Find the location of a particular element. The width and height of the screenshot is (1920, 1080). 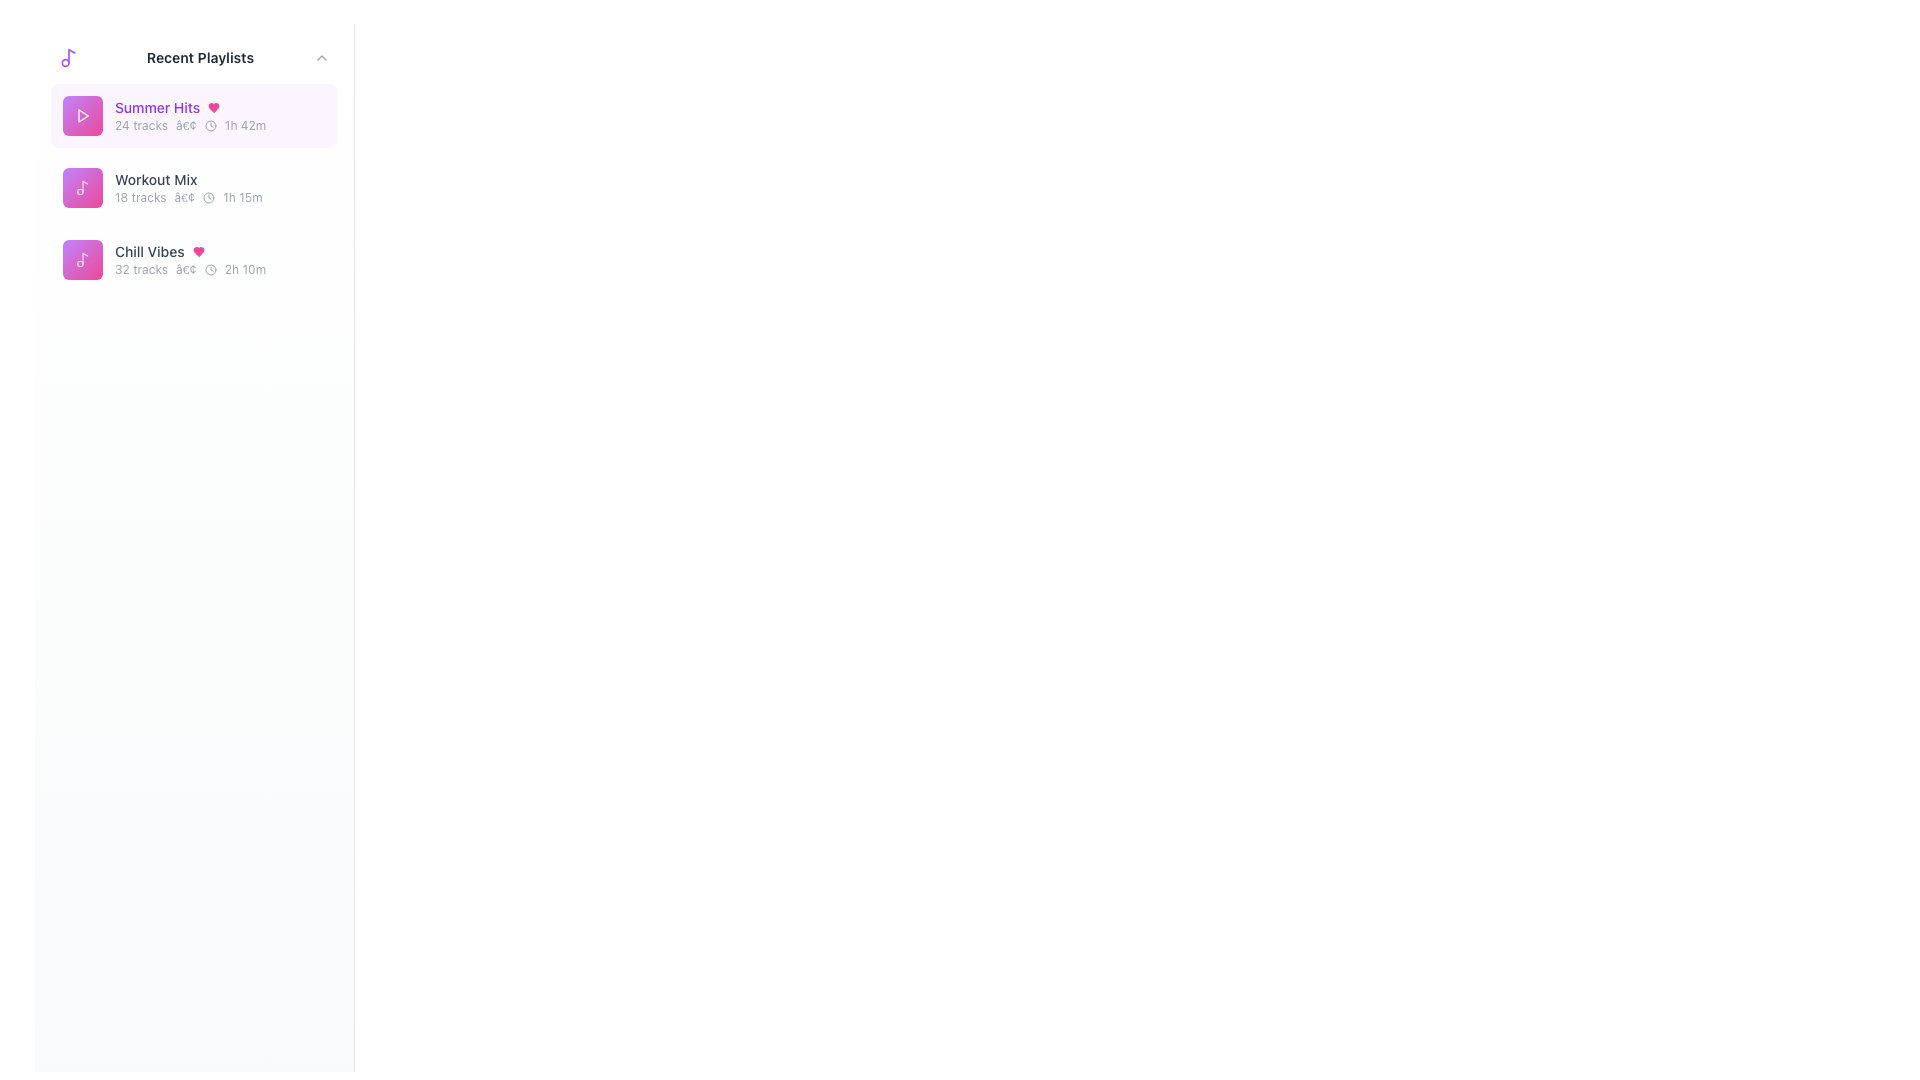

information displayed on the text label with icon located below the 'Workout Mix' header in the second position of the playlist is located at coordinates (220, 197).